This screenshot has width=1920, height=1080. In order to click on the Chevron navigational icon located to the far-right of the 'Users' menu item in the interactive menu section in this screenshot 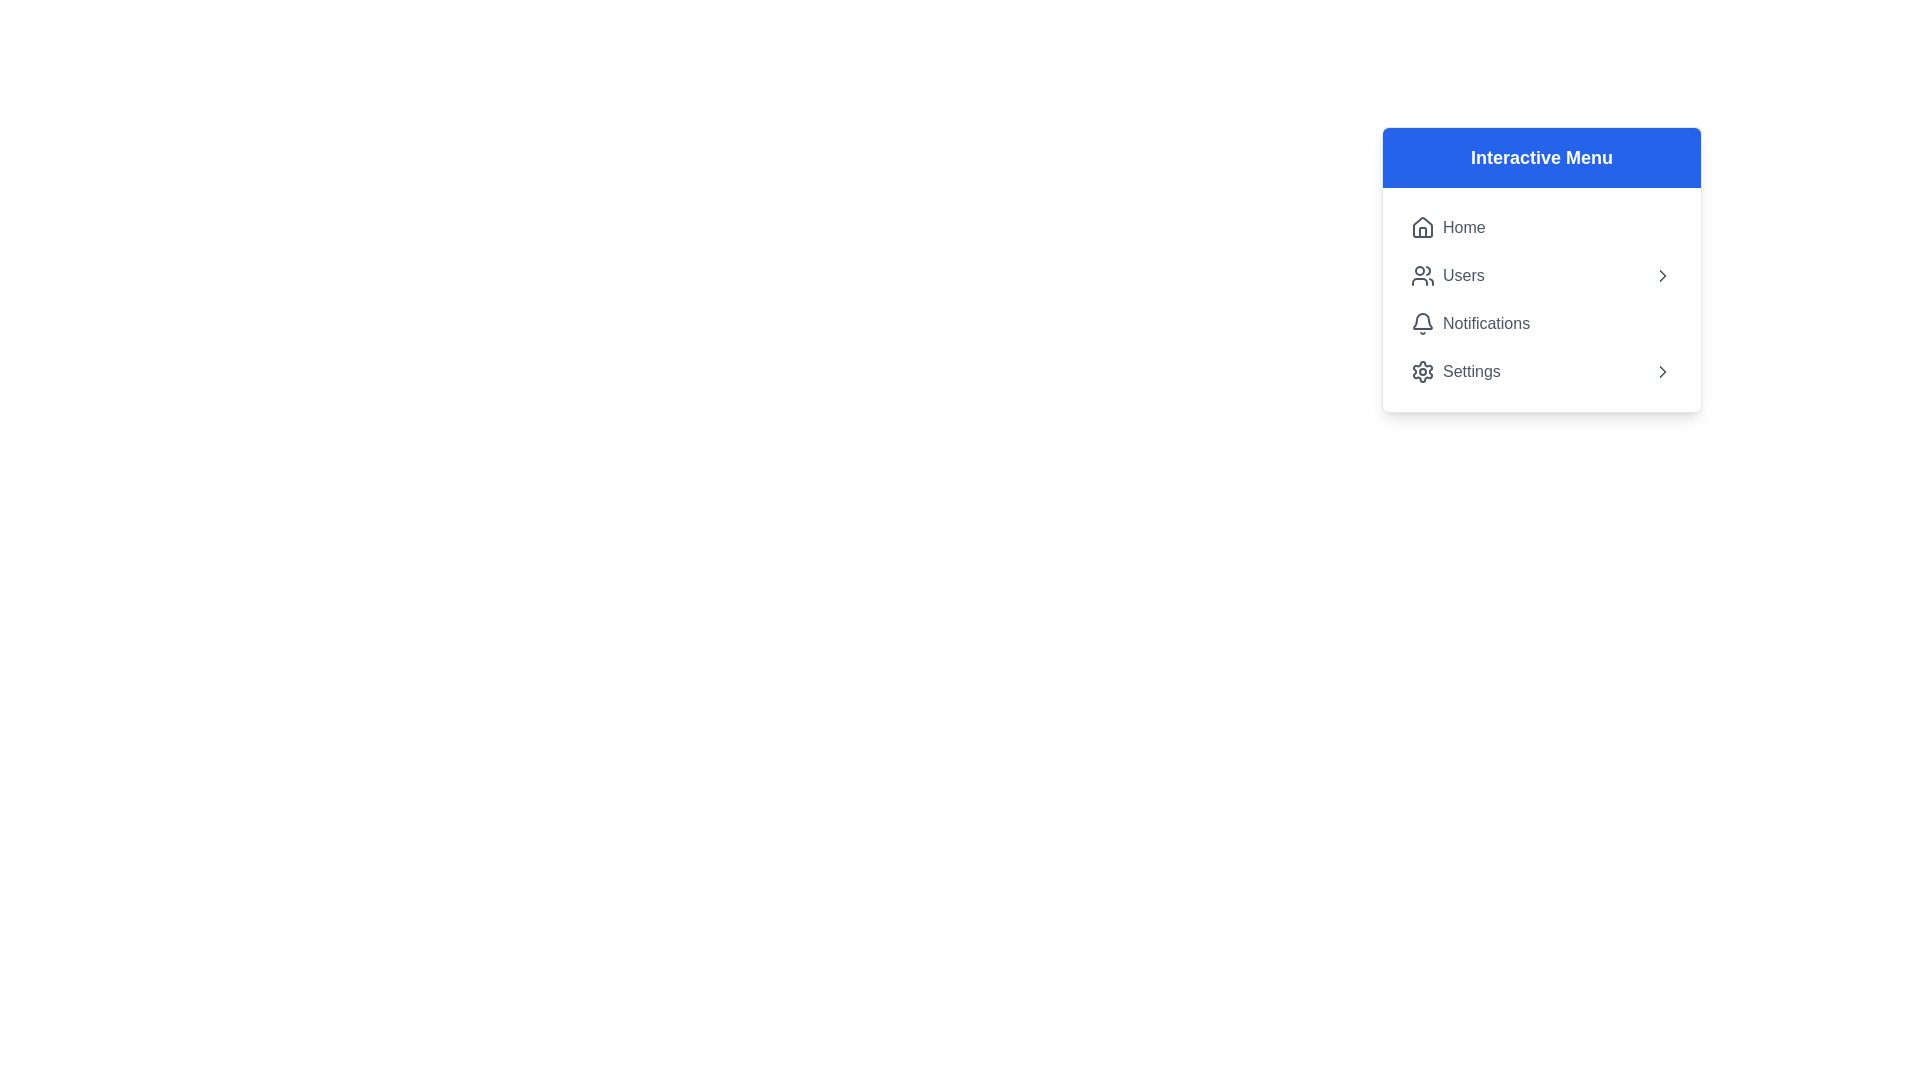, I will do `click(1662, 276)`.